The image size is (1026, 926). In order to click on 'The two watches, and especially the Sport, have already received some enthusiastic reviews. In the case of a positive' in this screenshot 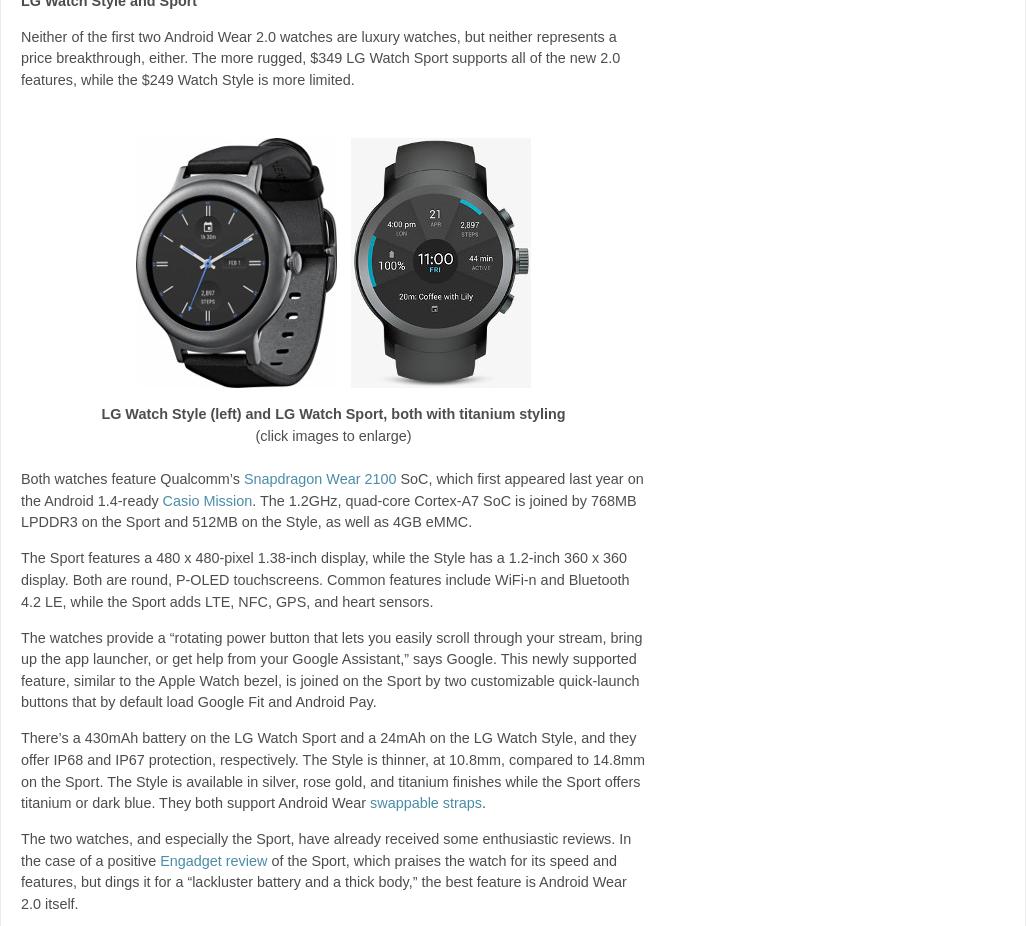, I will do `click(325, 849)`.